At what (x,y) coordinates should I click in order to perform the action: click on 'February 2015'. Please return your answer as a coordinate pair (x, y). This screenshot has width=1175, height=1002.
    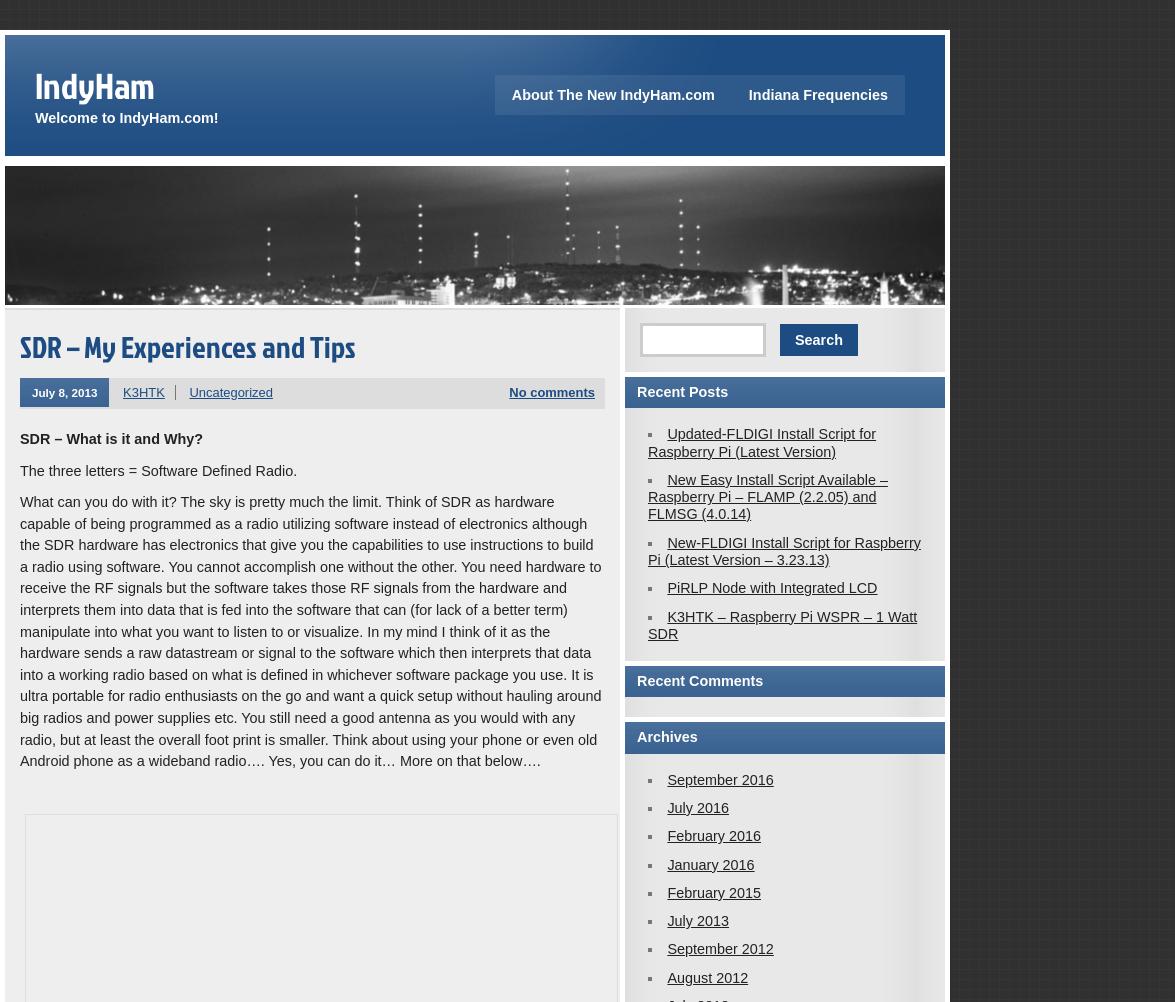
    Looking at the image, I should click on (713, 891).